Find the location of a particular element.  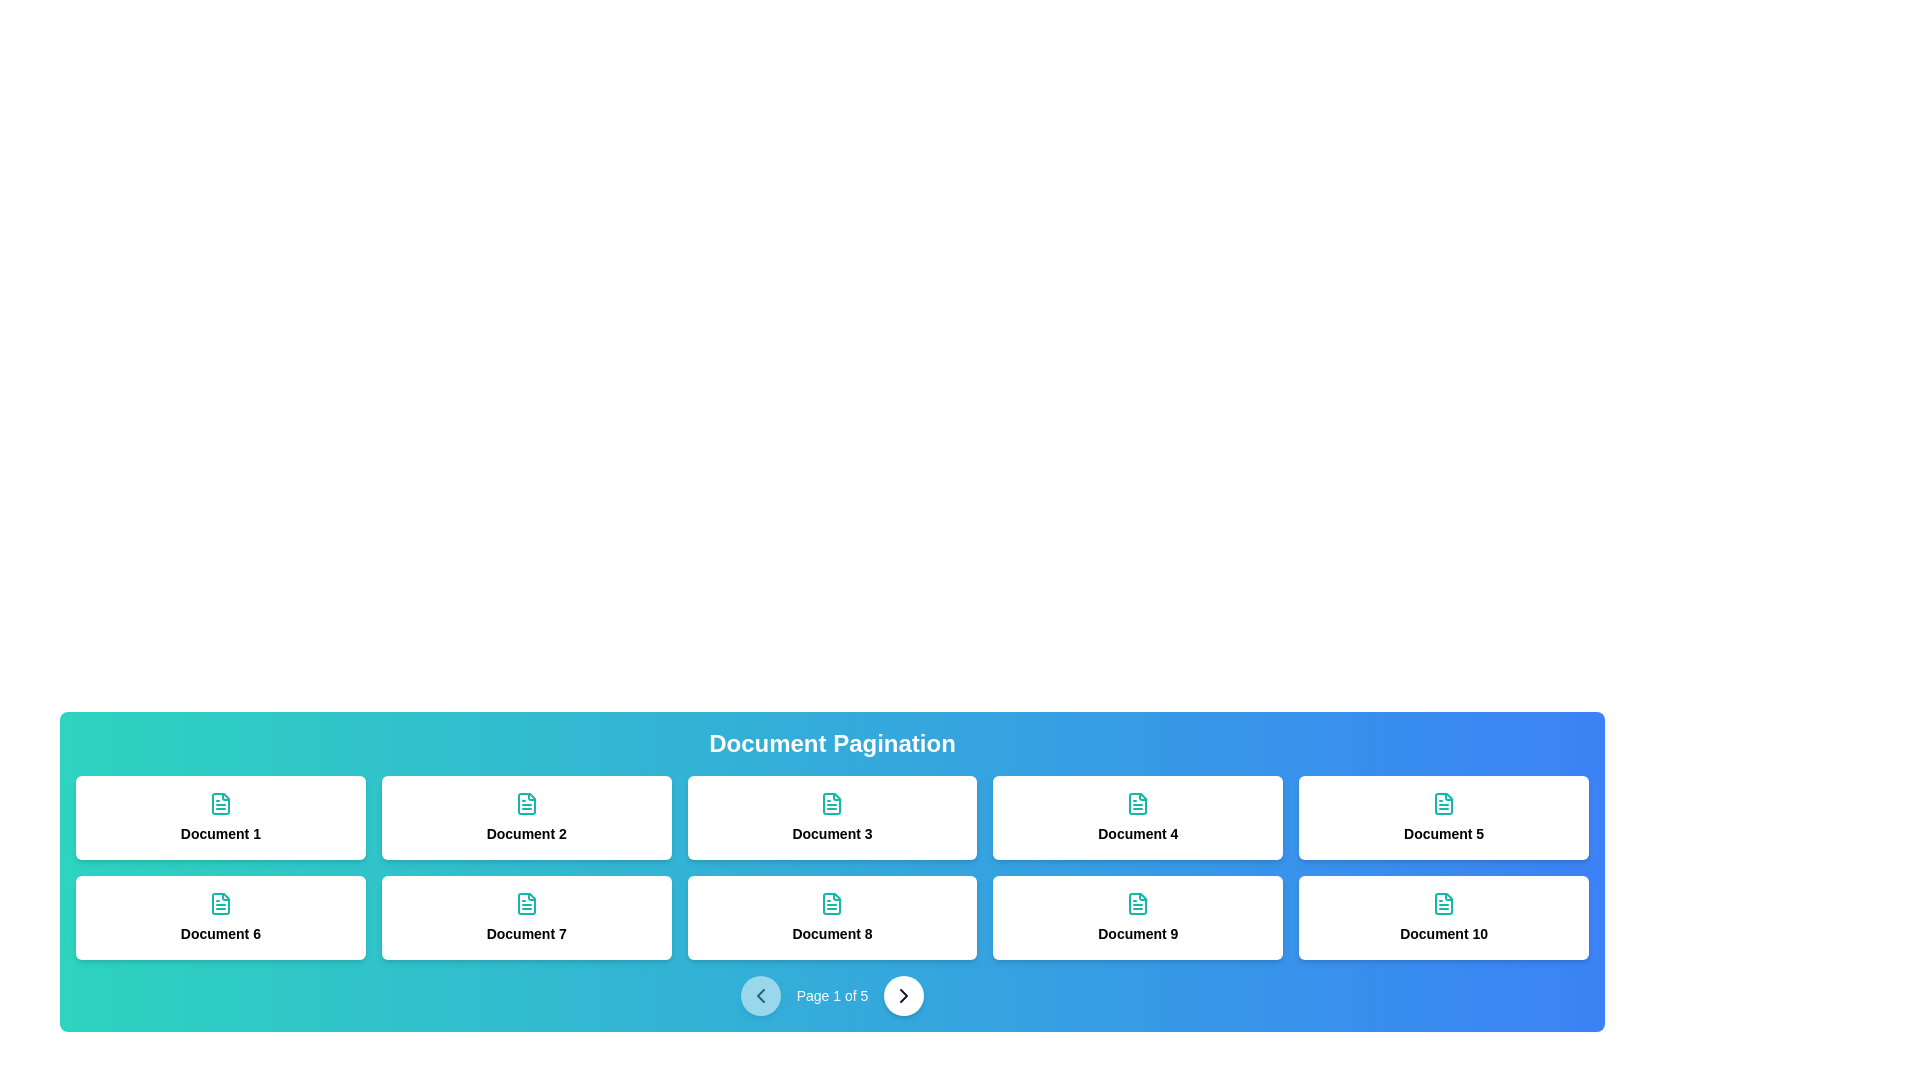

the pagination button with an embedded SVG icon located at the bottom center of the interface is located at coordinates (902, 995).